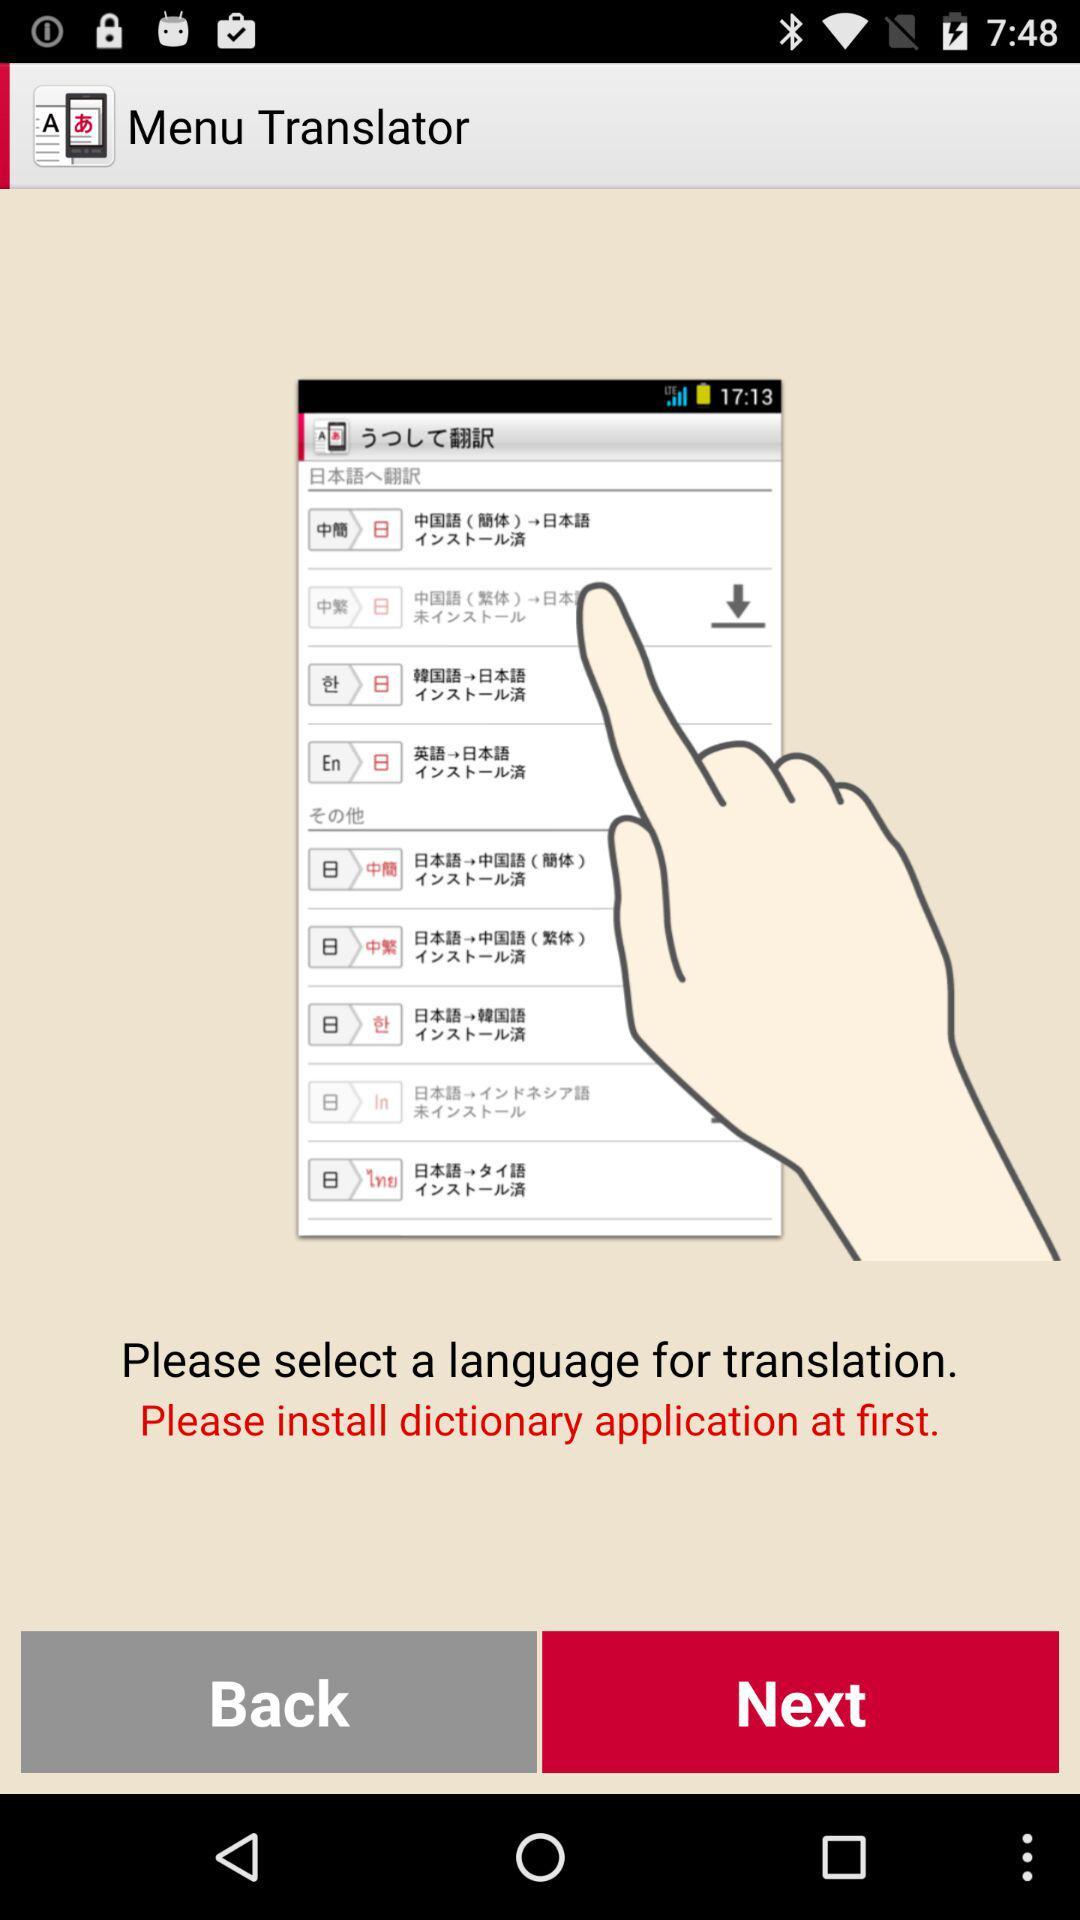 The image size is (1080, 1920). Describe the element at coordinates (278, 1701) in the screenshot. I see `item at the bottom left corner` at that location.